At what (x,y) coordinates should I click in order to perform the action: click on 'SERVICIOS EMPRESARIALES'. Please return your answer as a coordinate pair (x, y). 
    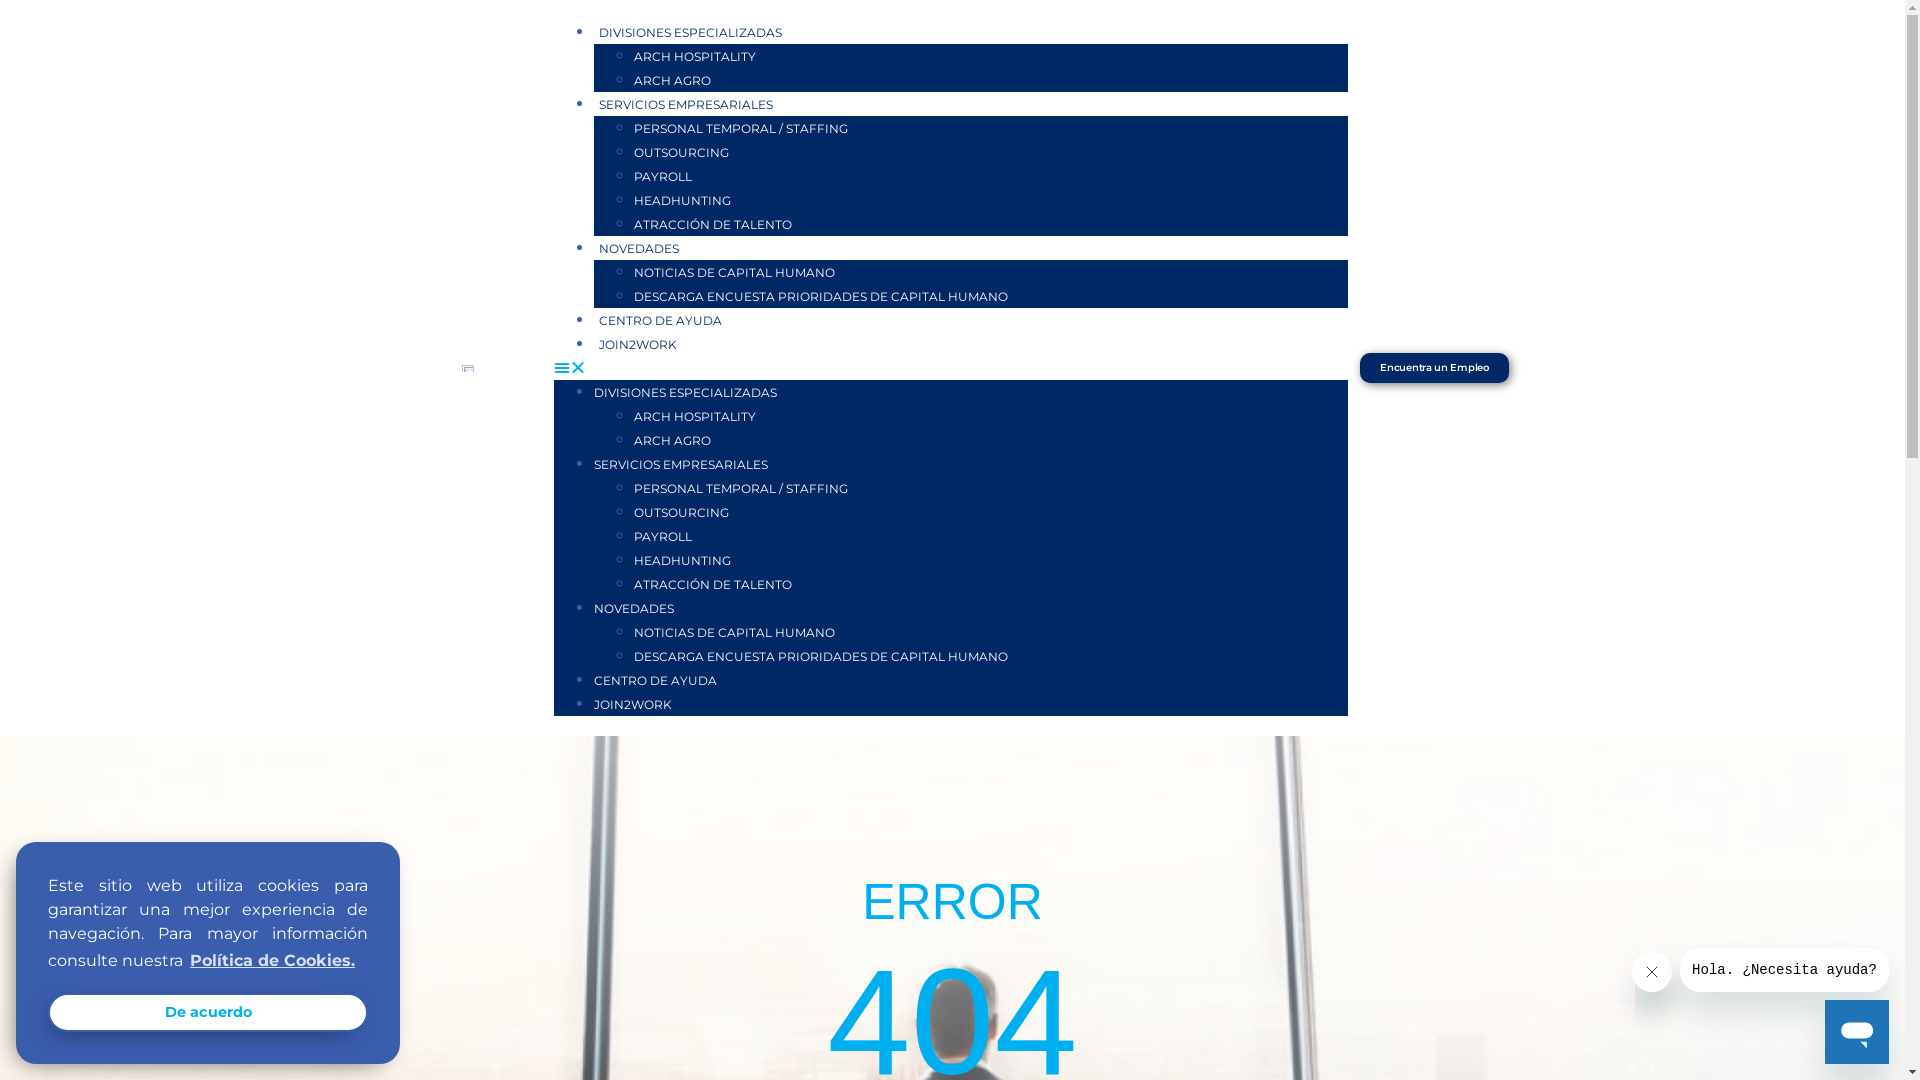
    Looking at the image, I should click on (686, 104).